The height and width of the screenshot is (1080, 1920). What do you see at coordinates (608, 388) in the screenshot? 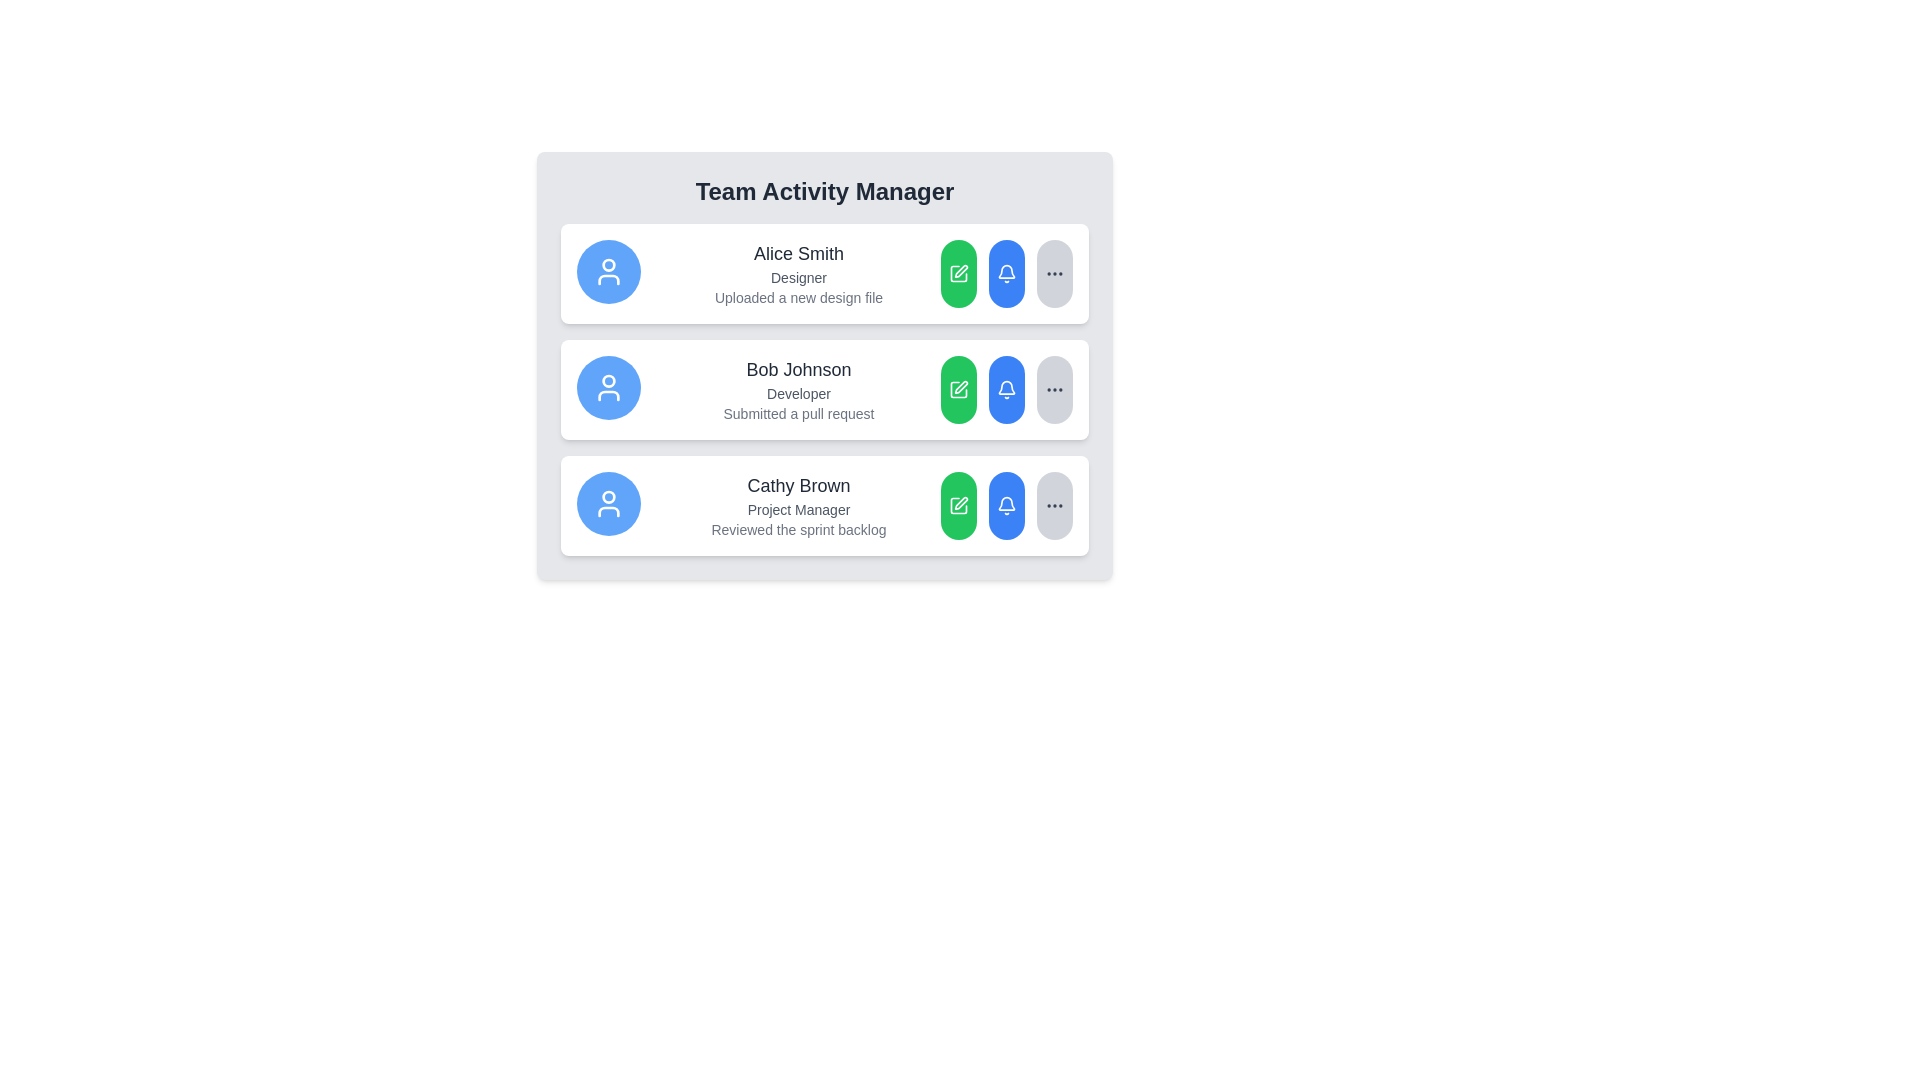
I see `the user avatar icon for Bob Johnson, which is a circular blue icon with a white user silhouette, located within the second entry of the user card list` at bounding box center [608, 388].